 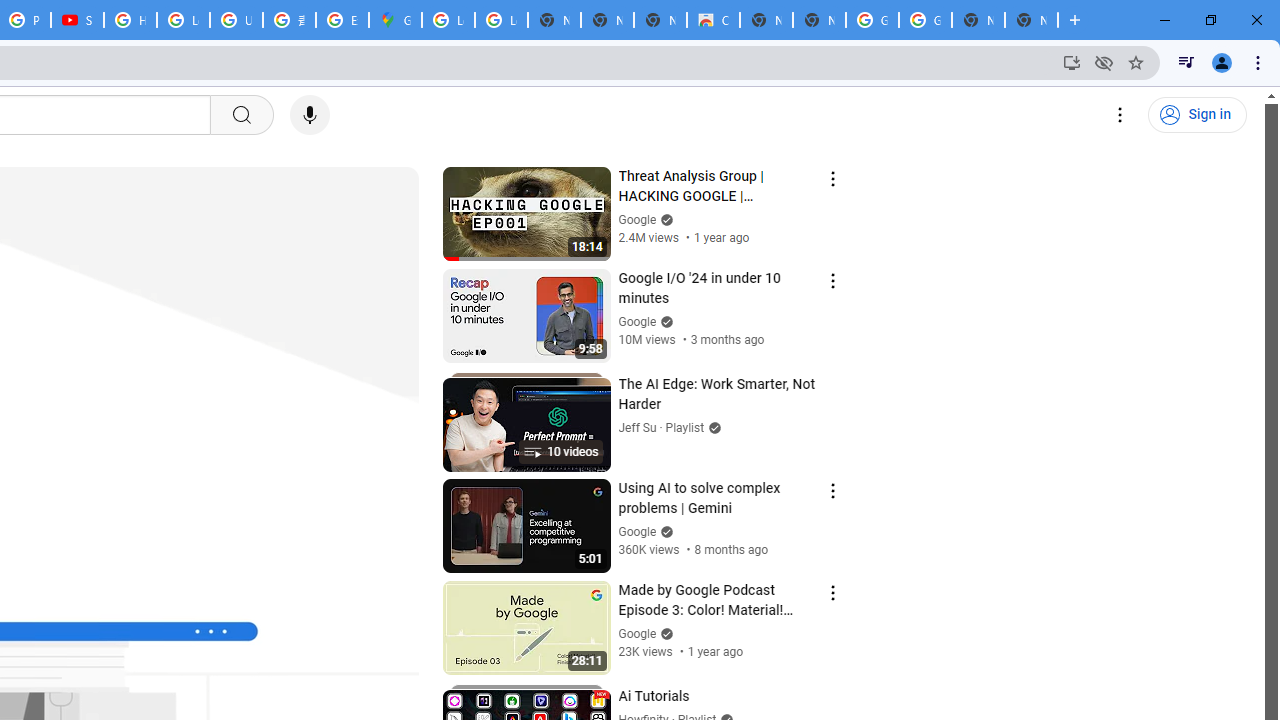 I want to click on 'Subscriptions - YouTube', so click(x=77, y=20).